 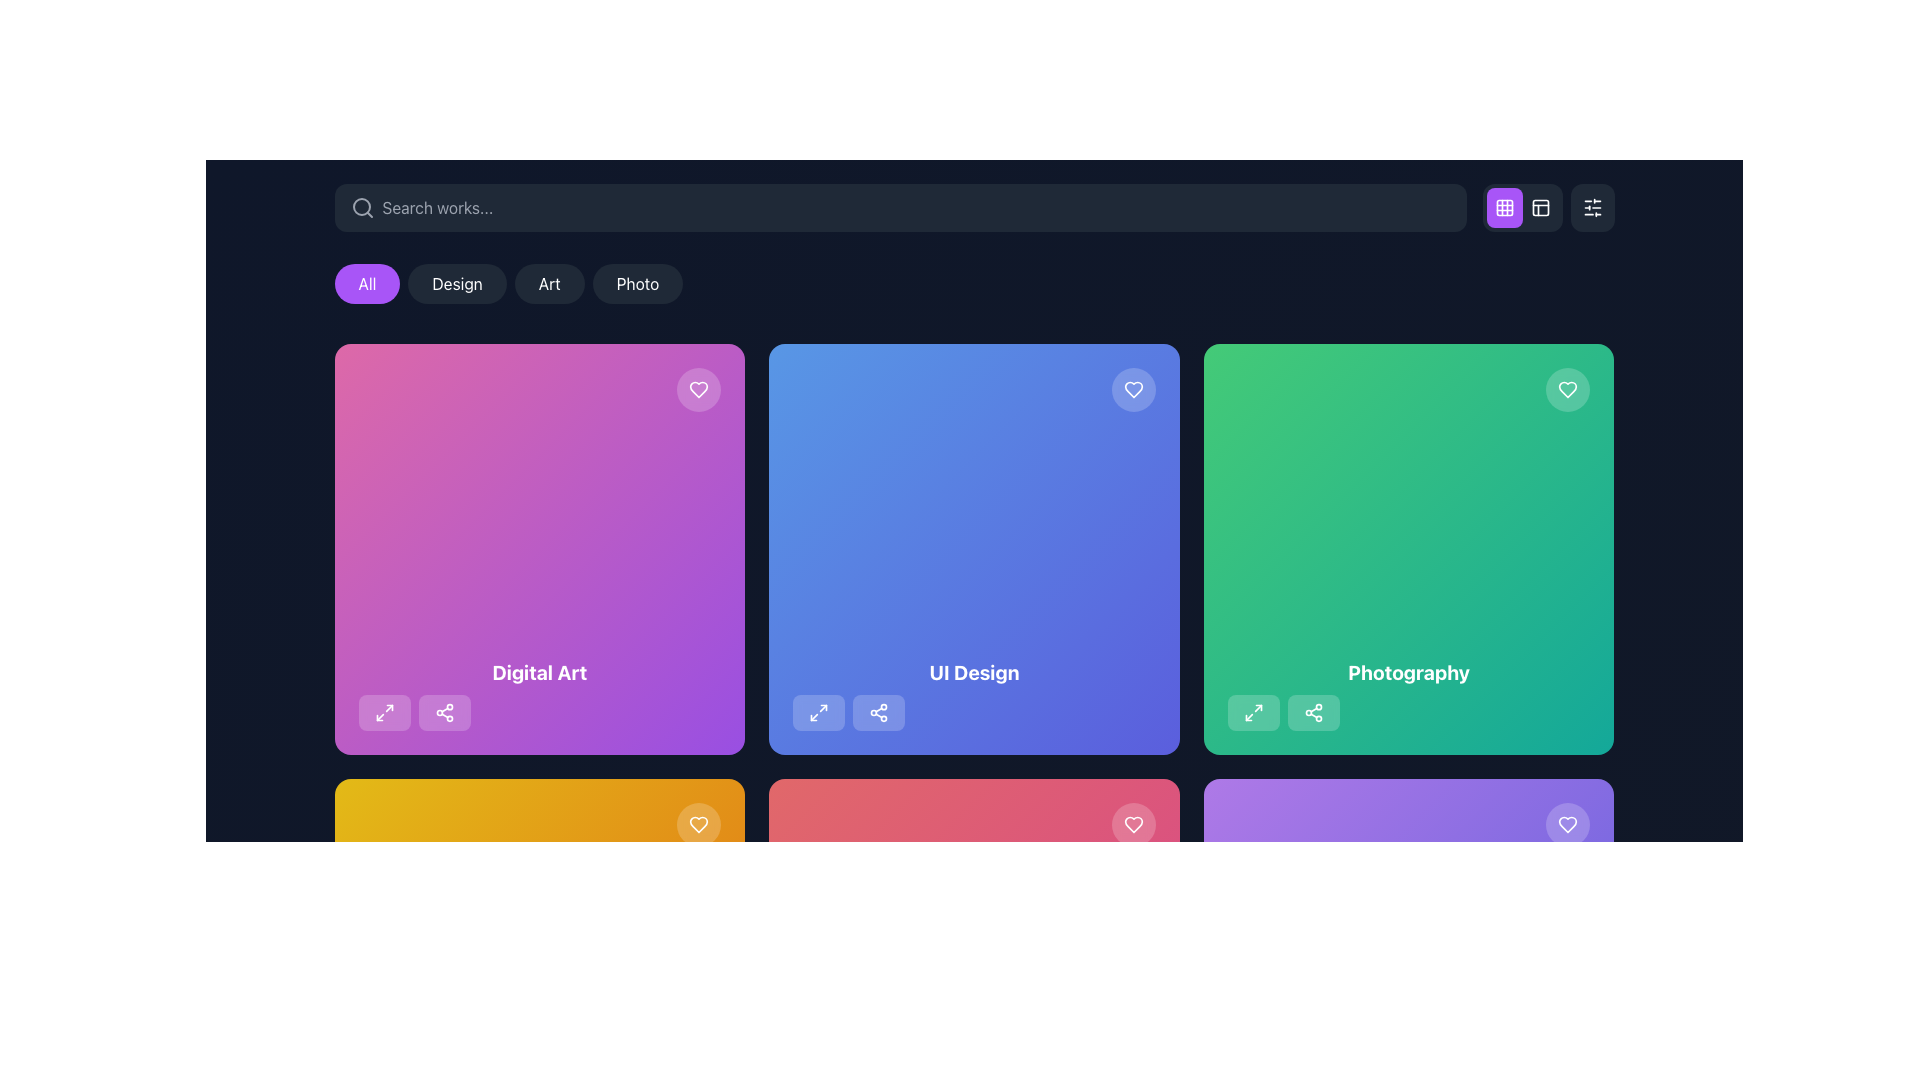 I want to click on the grid view toggle button located in the top-right section of the interface, so click(x=1521, y=208).